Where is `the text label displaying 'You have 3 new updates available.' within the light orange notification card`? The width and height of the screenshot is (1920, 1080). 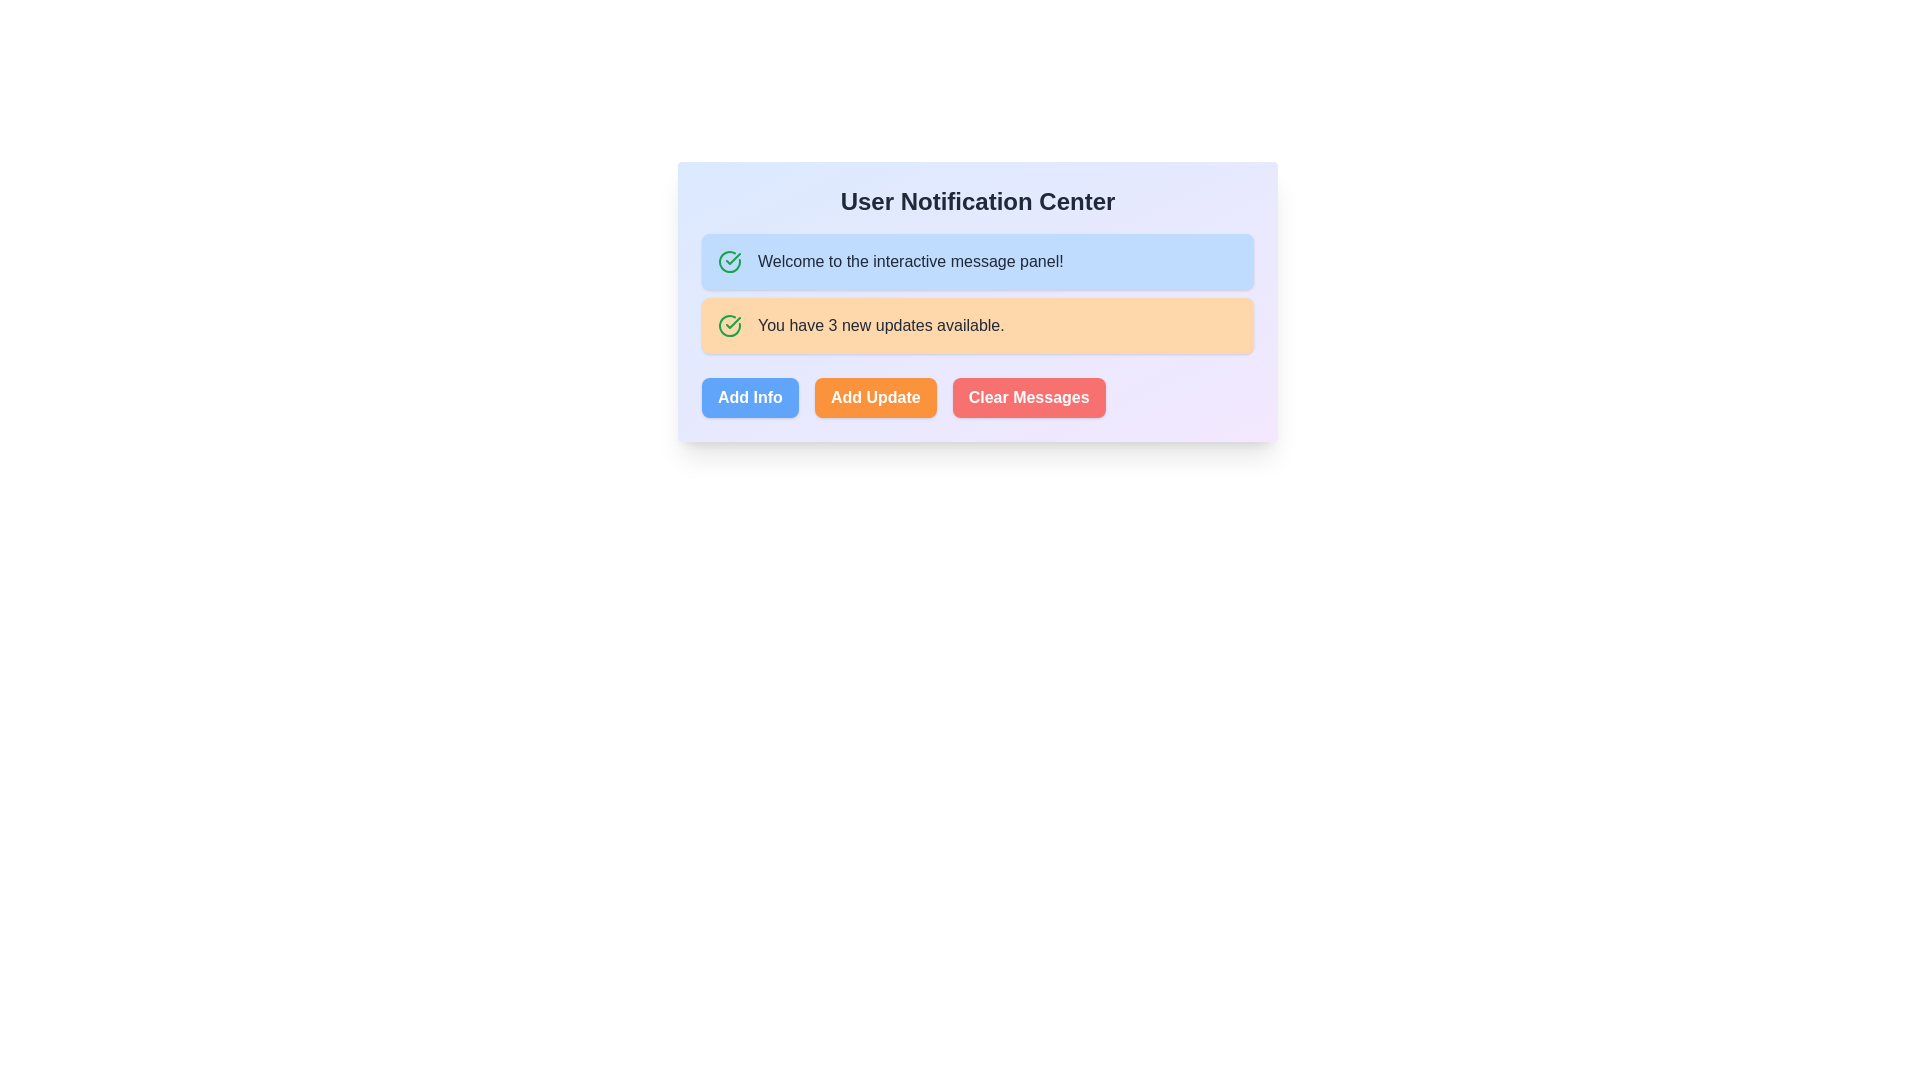
the text label displaying 'You have 3 new updates available.' within the light orange notification card is located at coordinates (880, 325).